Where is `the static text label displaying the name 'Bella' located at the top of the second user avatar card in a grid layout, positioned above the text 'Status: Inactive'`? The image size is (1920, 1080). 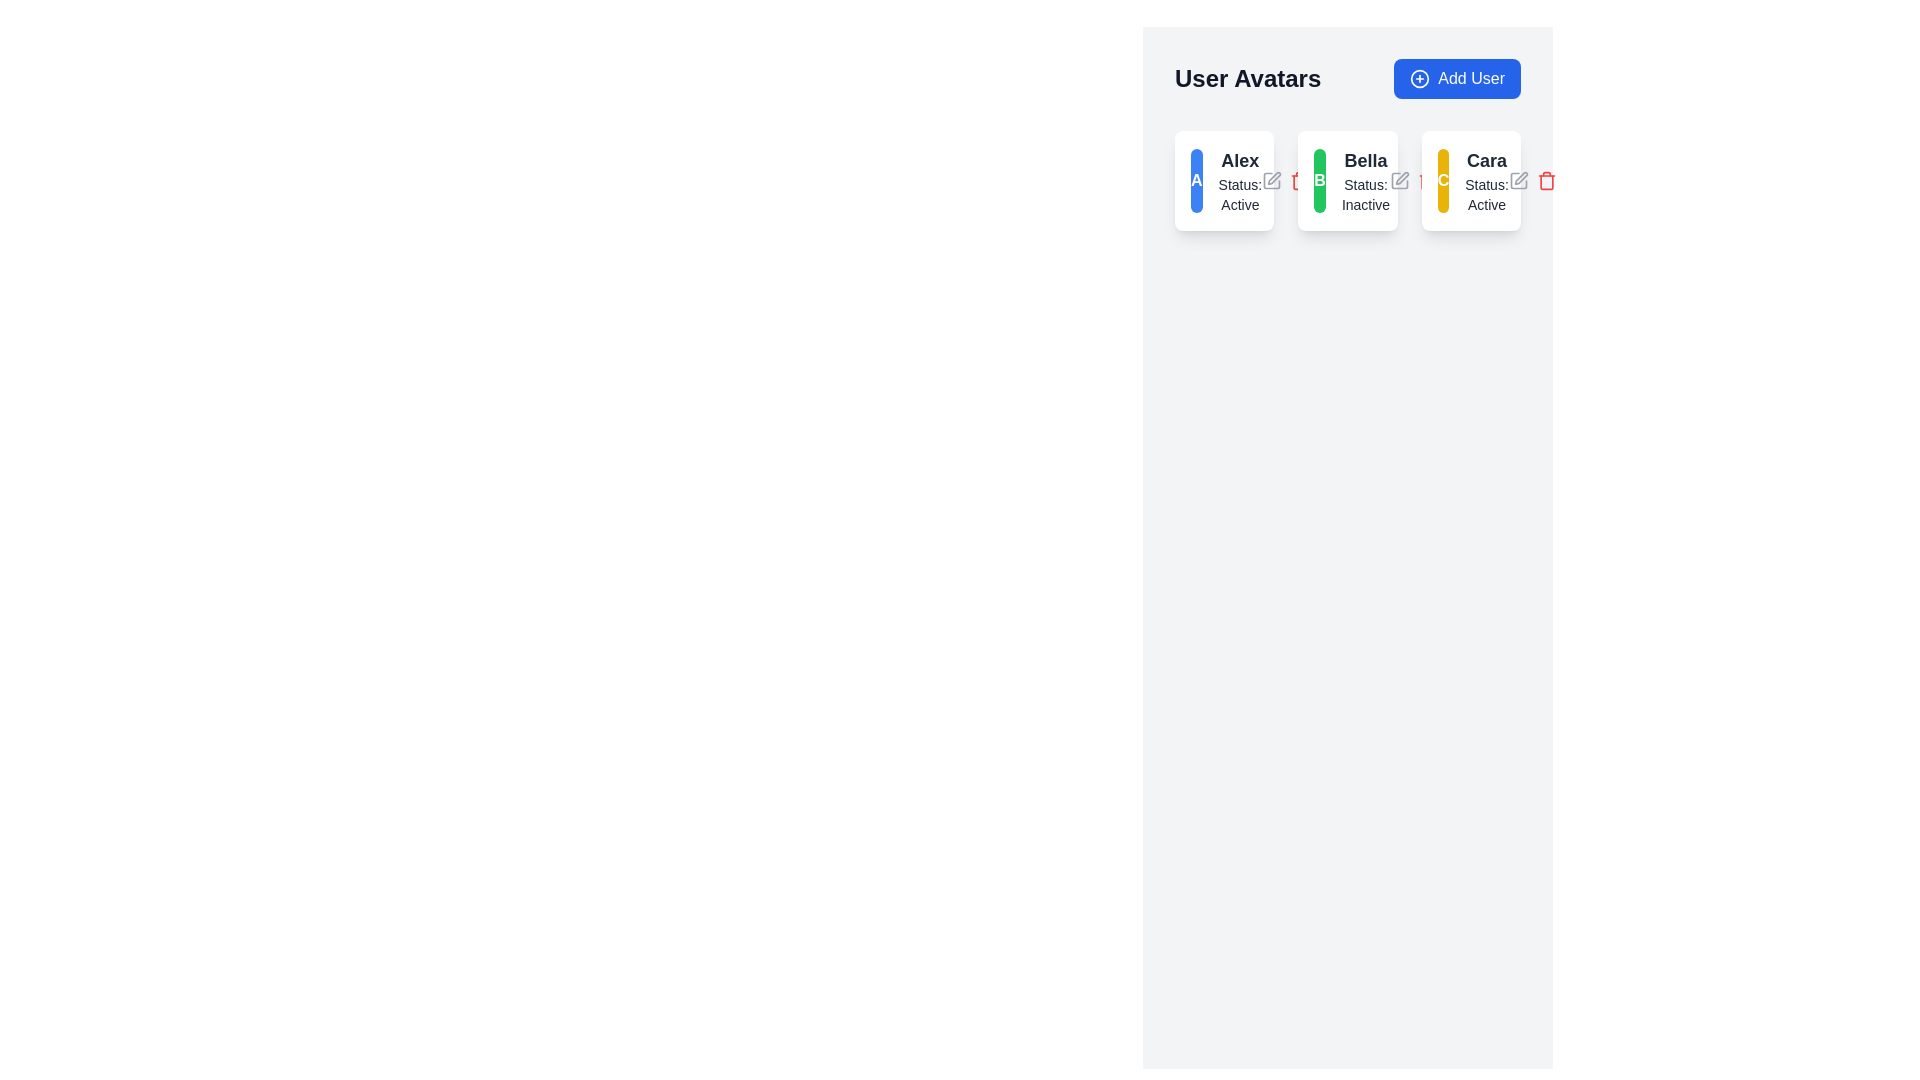 the static text label displaying the name 'Bella' located at the top of the second user avatar card in a grid layout, positioned above the text 'Status: Inactive' is located at coordinates (1365, 160).